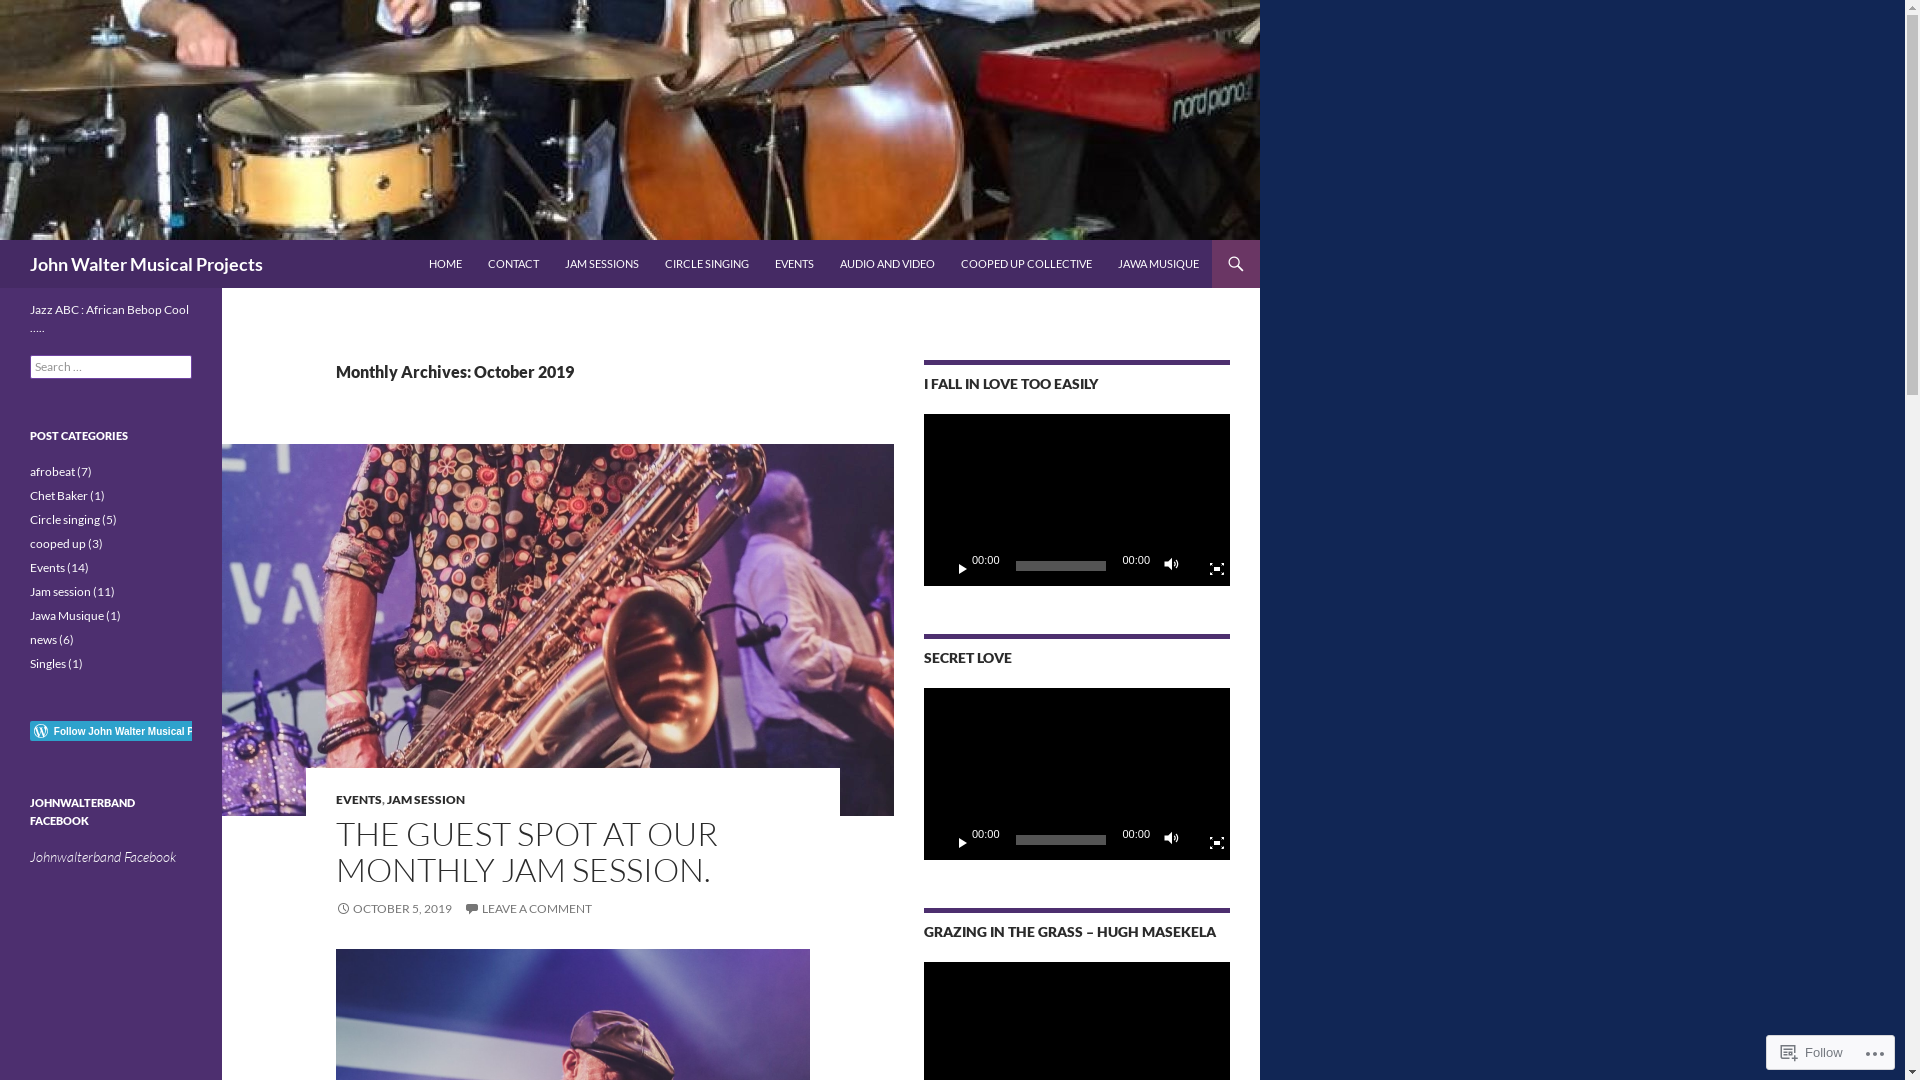  I want to click on 'CONTACT', so click(474, 262).